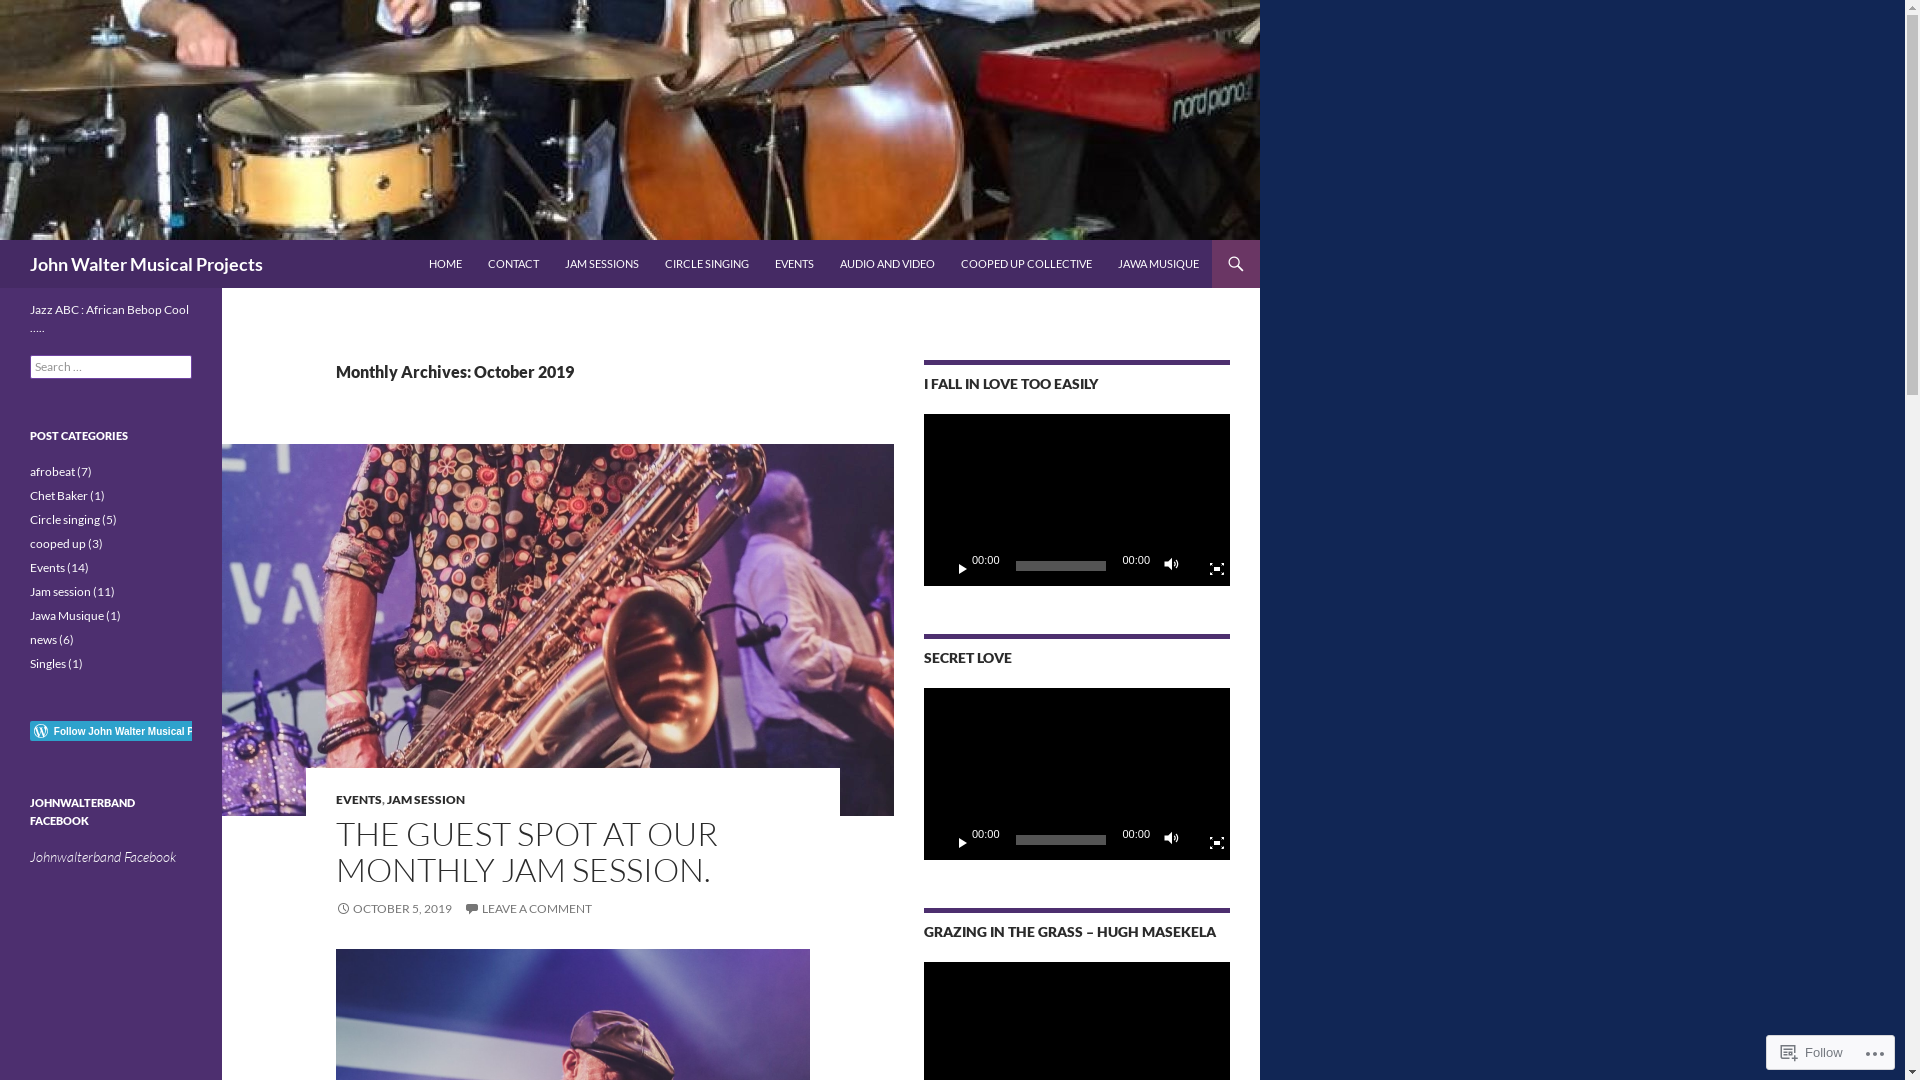  I want to click on 'CONTACT', so click(474, 262).